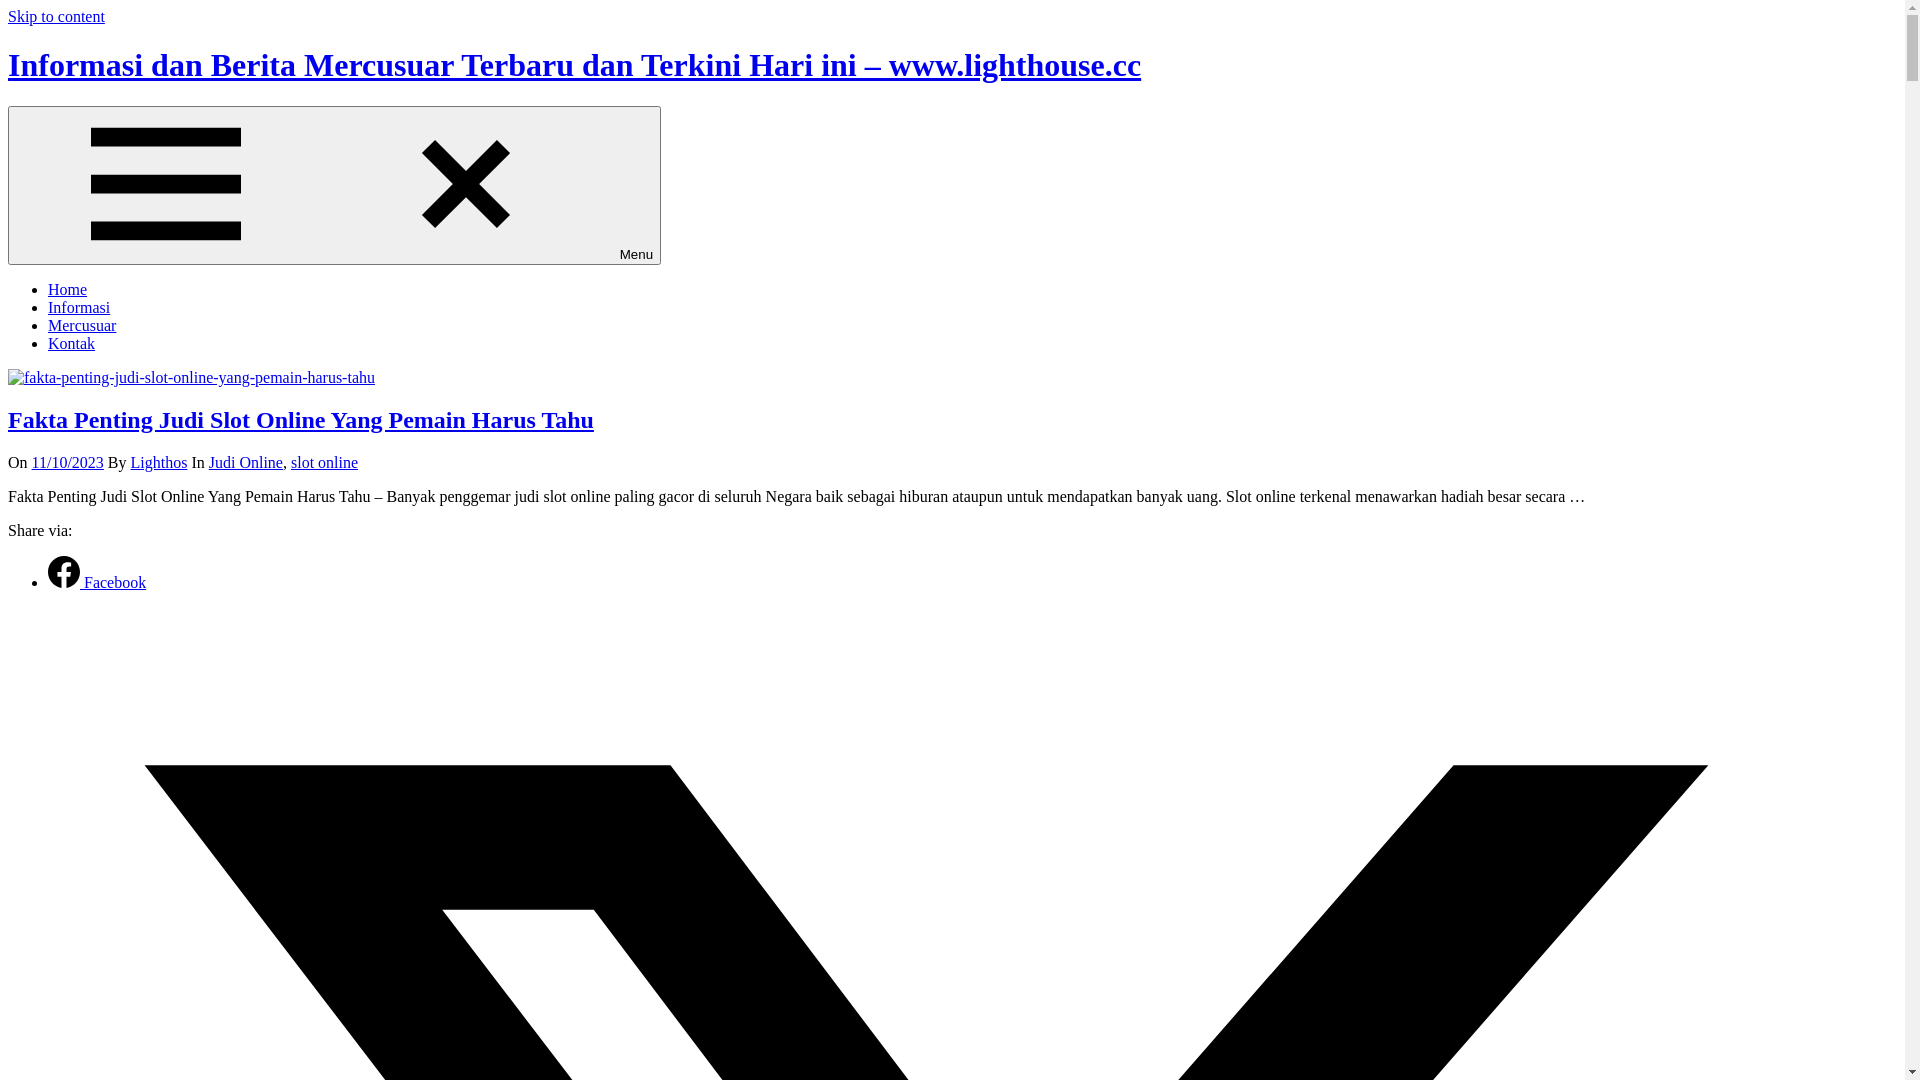  Describe the element at coordinates (48, 324) in the screenshot. I see `'Mercusuar'` at that location.